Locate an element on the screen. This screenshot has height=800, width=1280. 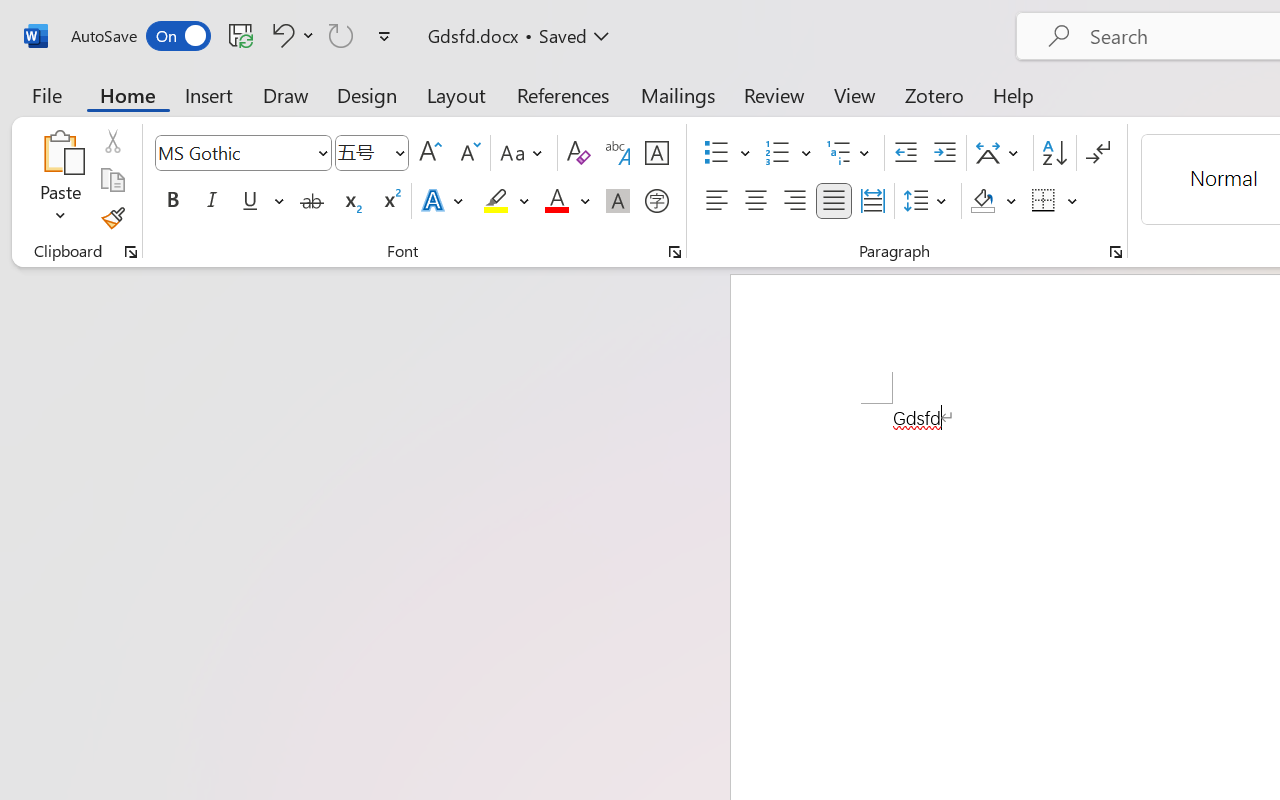
'Shading' is located at coordinates (993, 201).